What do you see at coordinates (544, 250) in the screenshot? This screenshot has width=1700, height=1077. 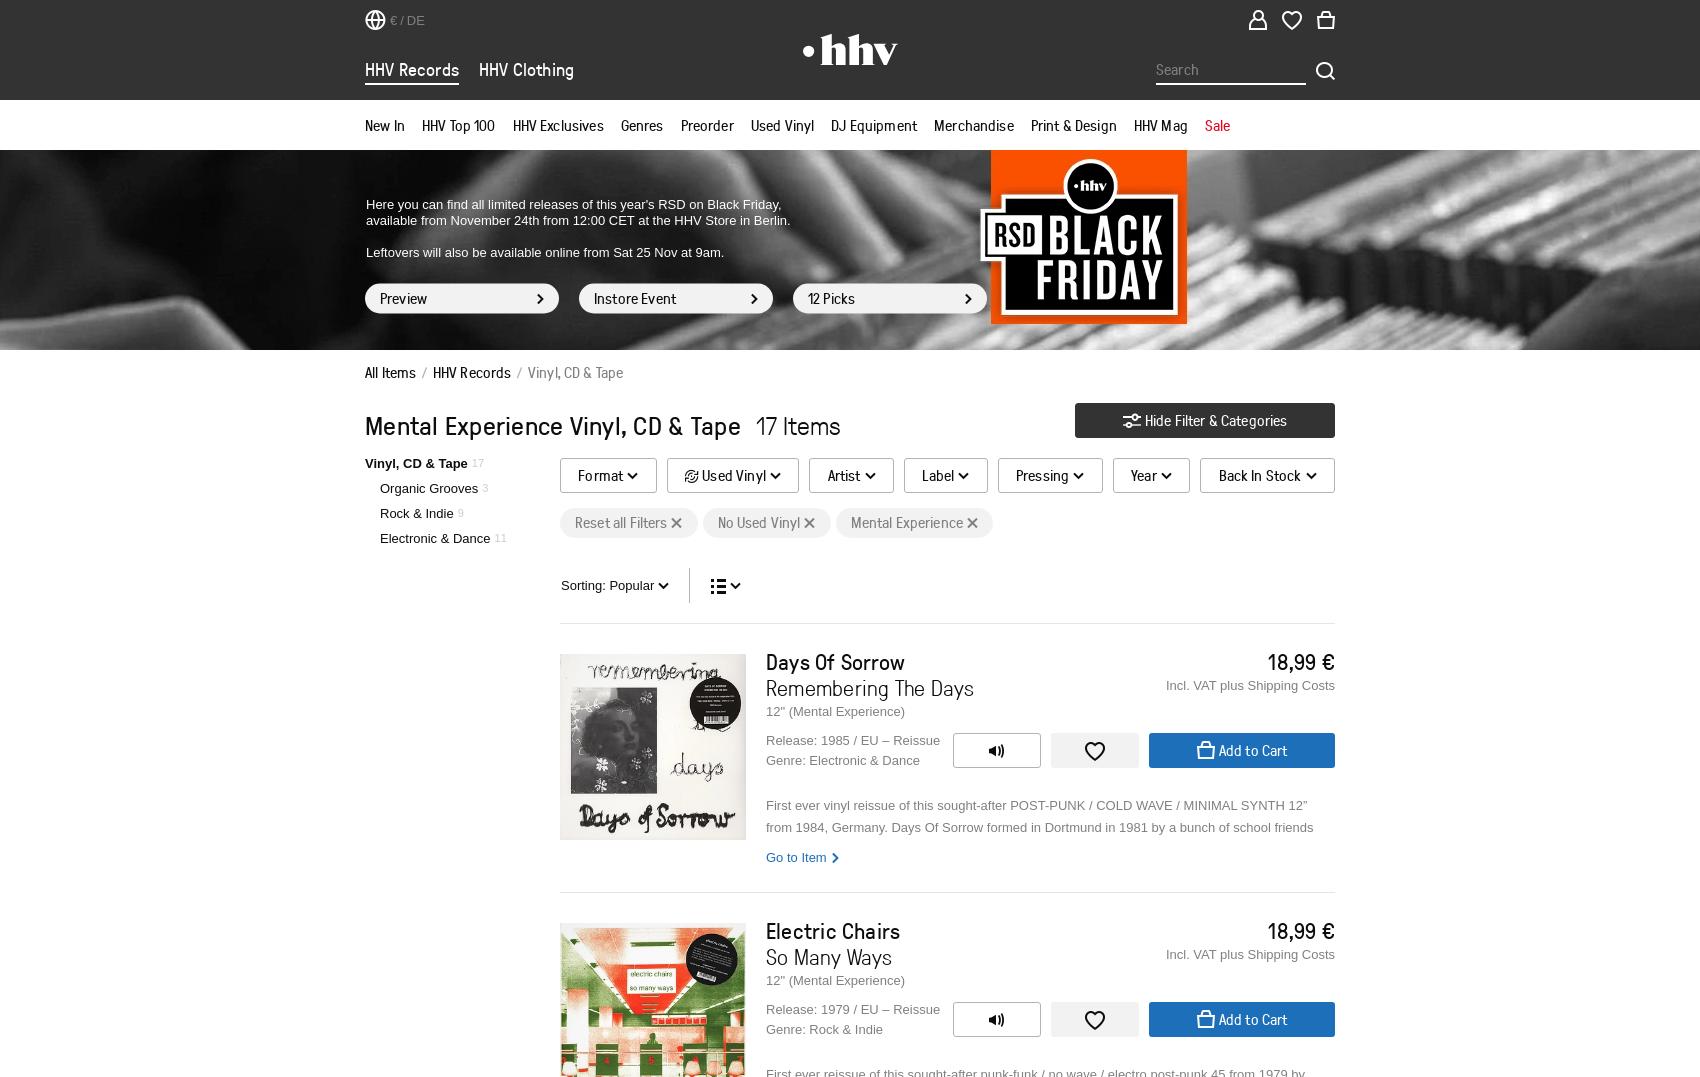 I see `'Leftovers will also be available online from Sat 25 Nov at 9am.'` at bounding box center [544, 250].